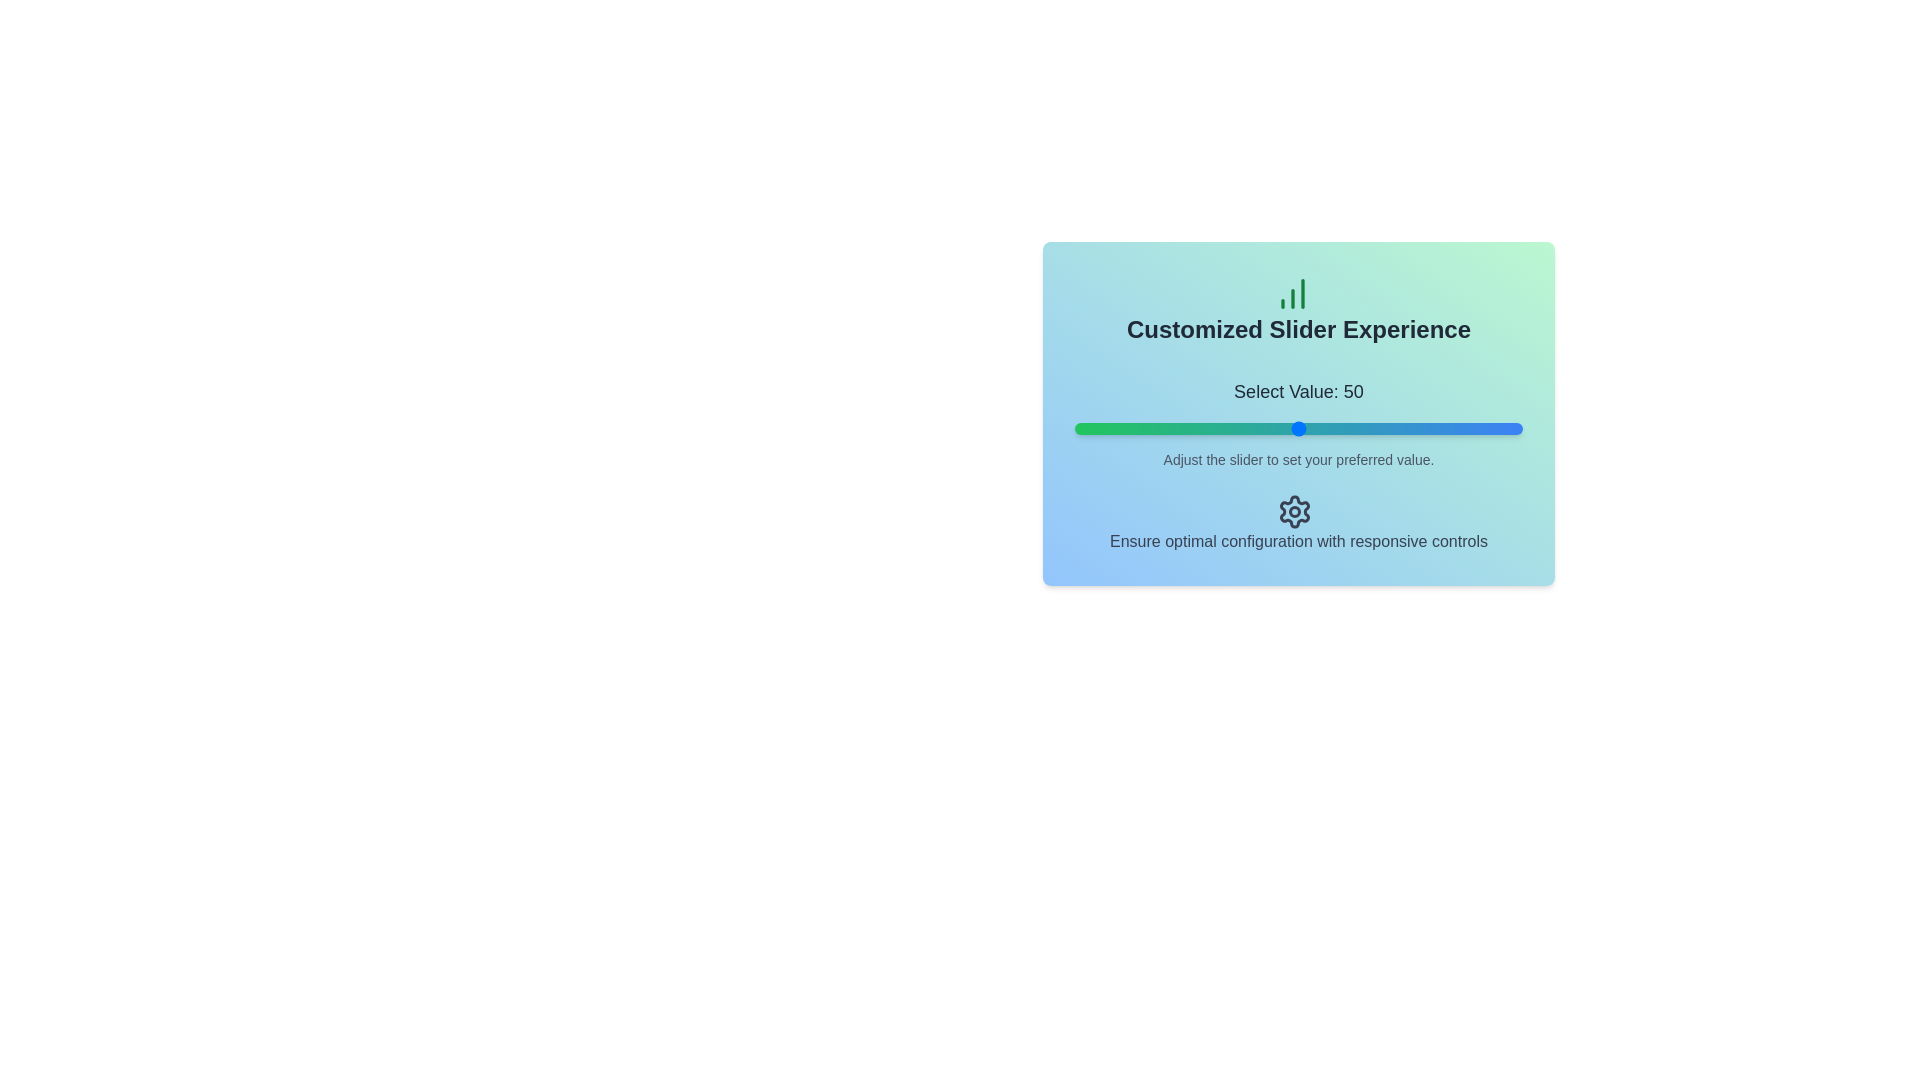 The height and width of the screenshot is (1080, 1920). I want to click on the slider to set its value to 34, so click(1226, 427).